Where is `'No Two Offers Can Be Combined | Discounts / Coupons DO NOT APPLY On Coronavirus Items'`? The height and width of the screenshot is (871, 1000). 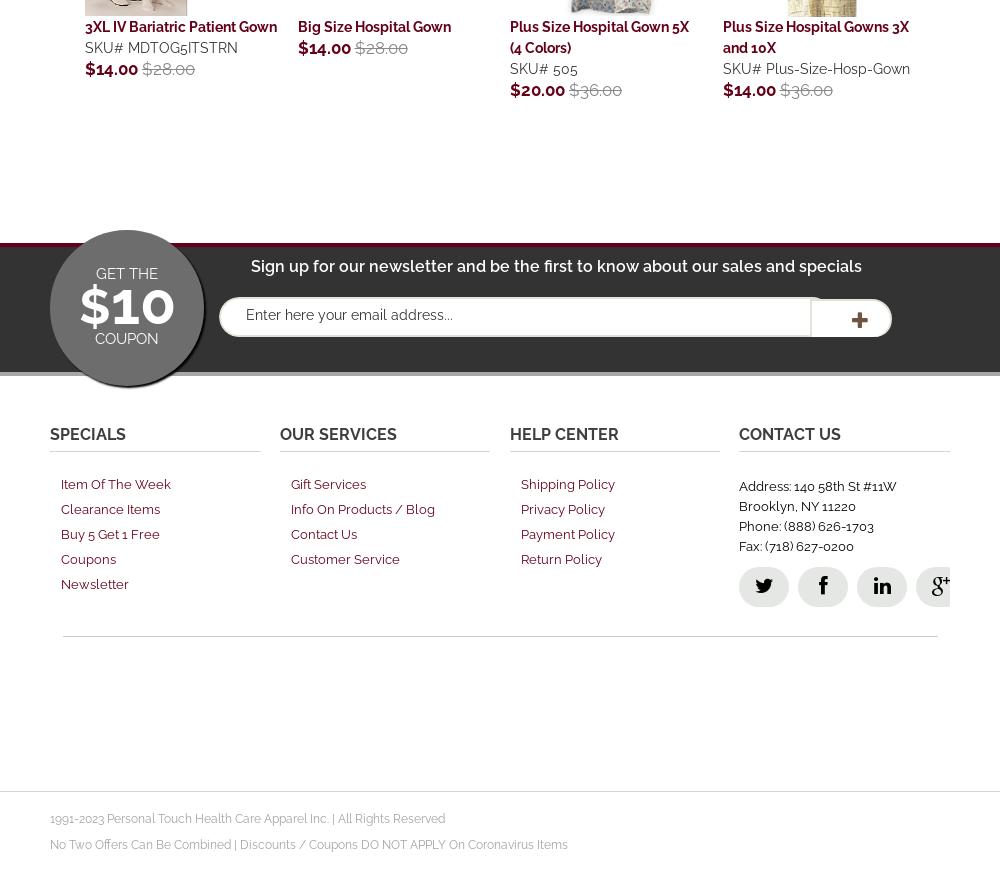
'No Two Offers Can Be Combined | Discounts / Coupons DO NOT APPLY On Coronavirus Items' is located at coordinates (50, 843).